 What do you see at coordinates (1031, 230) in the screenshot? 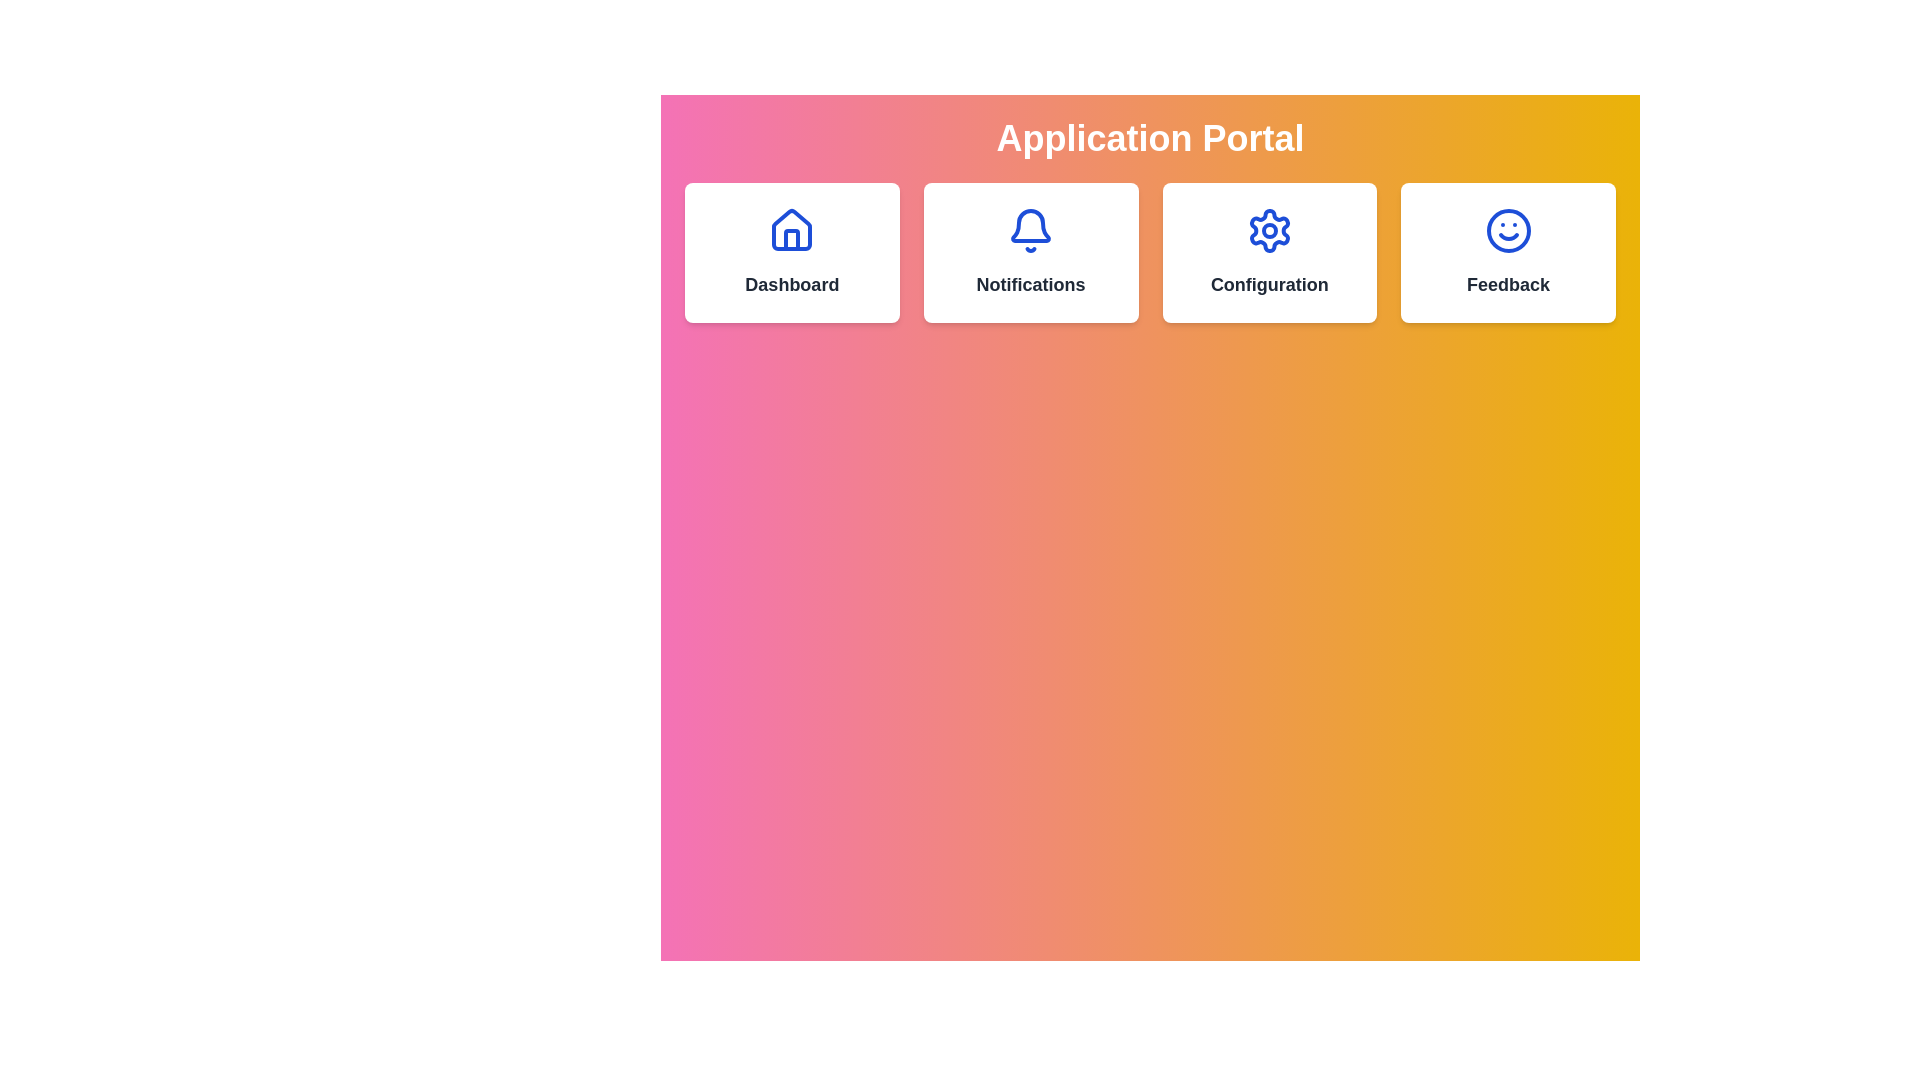
I see `the notification indicator icon located in the 'Notifications' section, which is positioned above the text 'Notifications.'` at bounding box center [1031, 230].